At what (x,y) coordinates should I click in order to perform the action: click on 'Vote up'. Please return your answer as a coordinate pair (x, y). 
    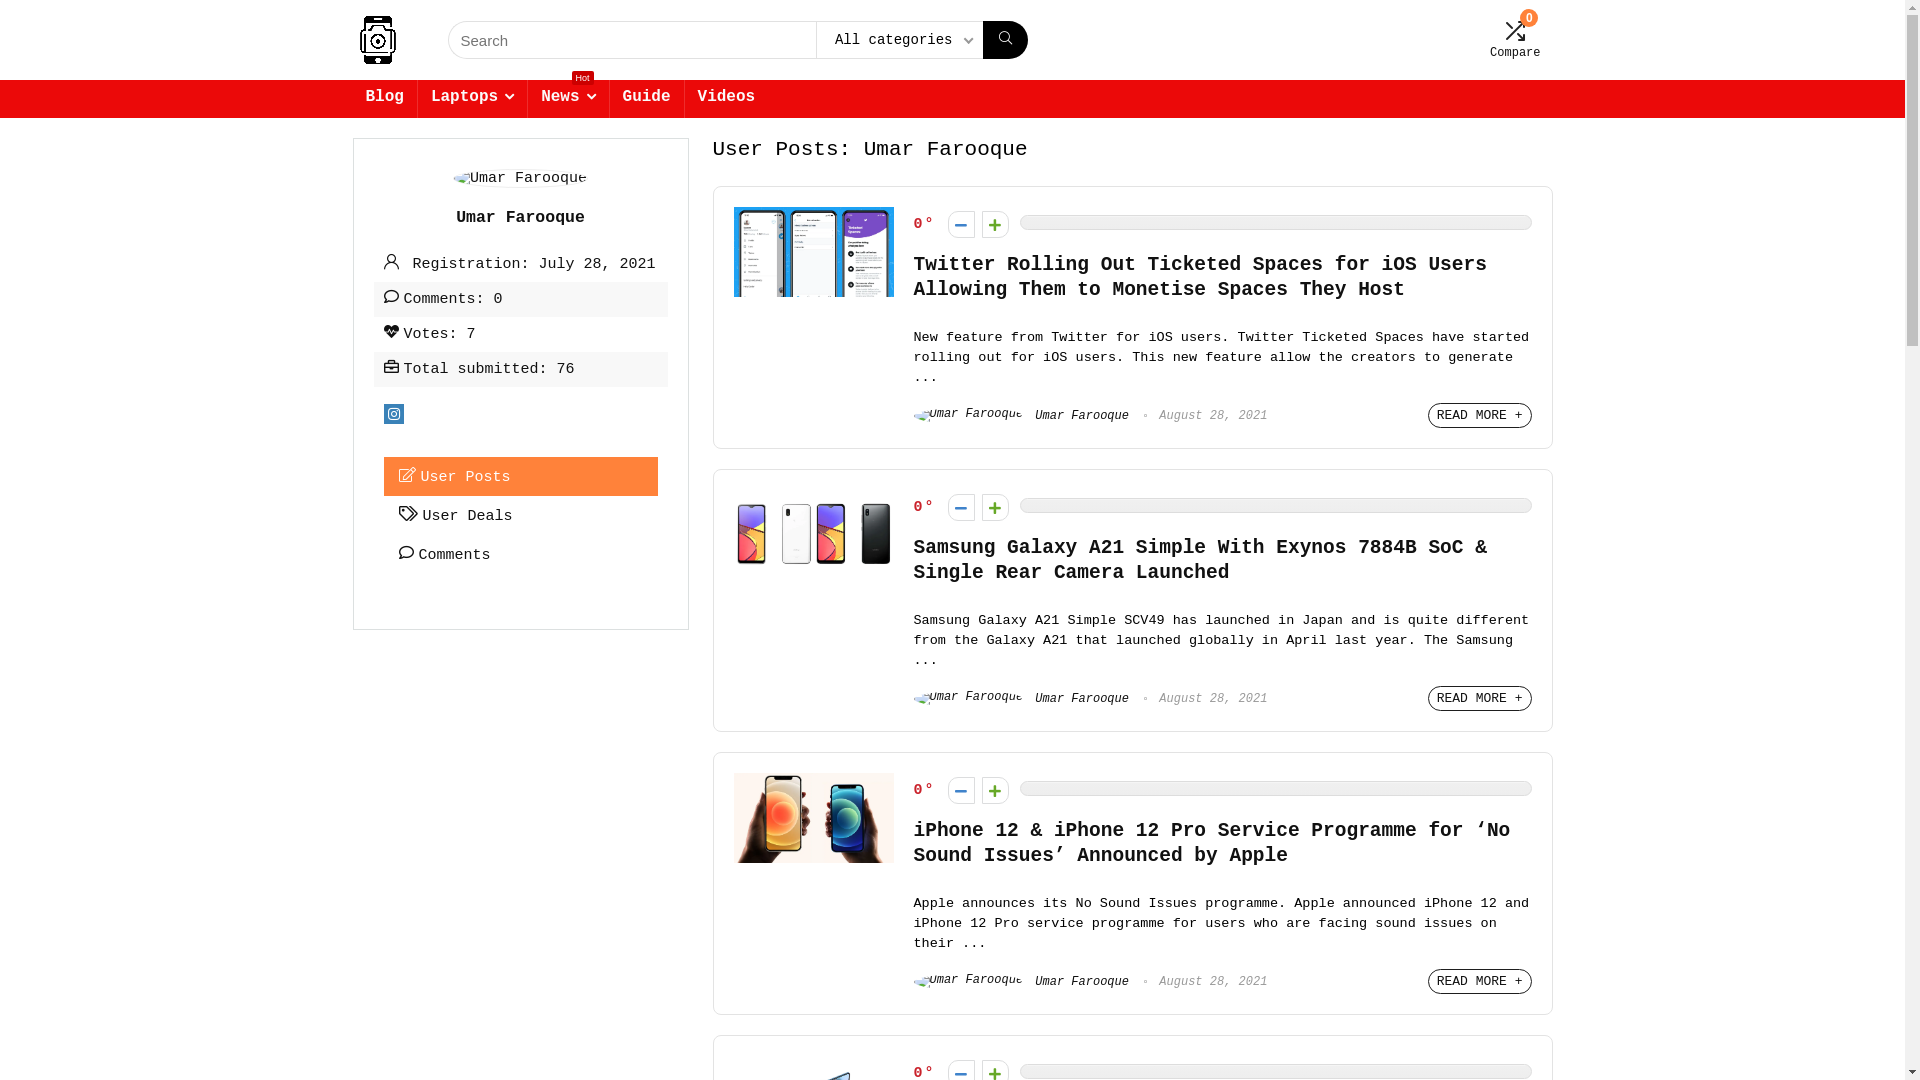
    Looking at the image, I should click on (982, 789).